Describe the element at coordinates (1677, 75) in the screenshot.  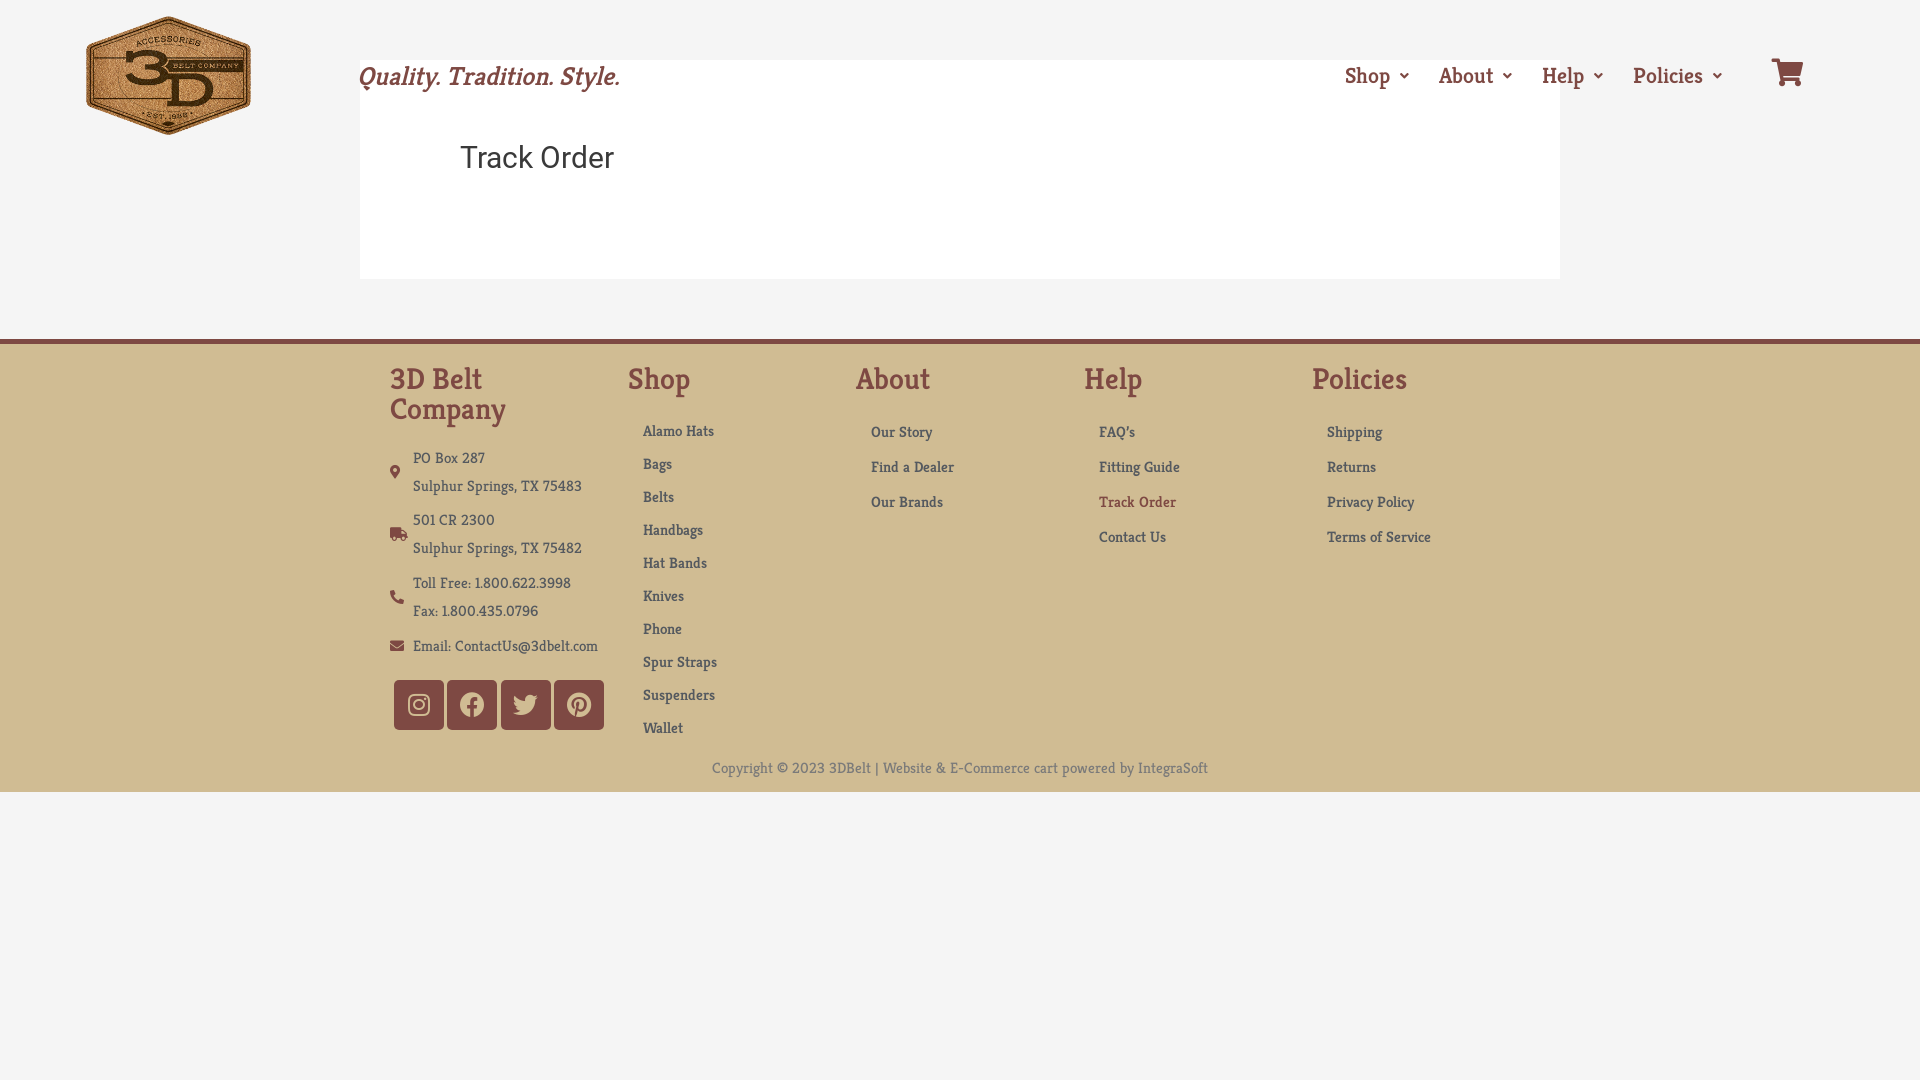
I see `'Policies'` at that location.